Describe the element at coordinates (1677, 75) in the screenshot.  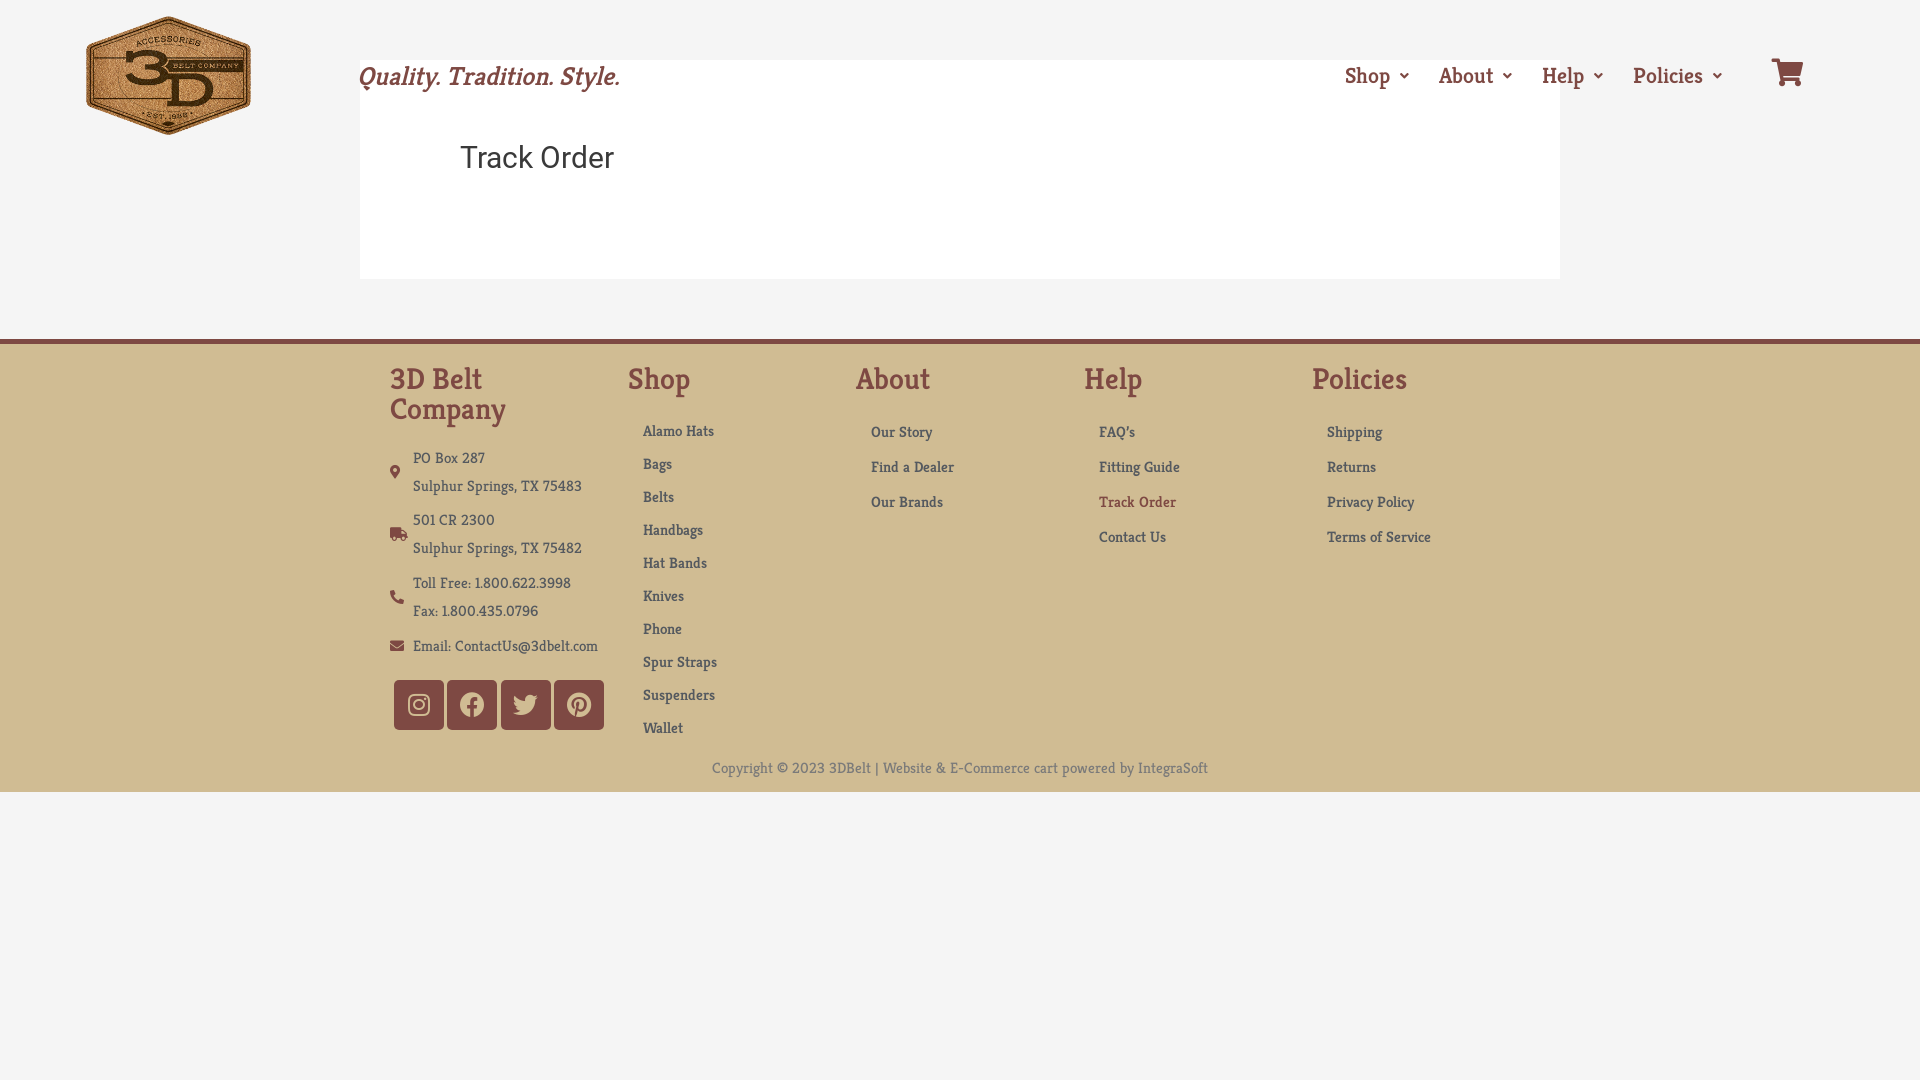
I see `'Policies'` at that location.